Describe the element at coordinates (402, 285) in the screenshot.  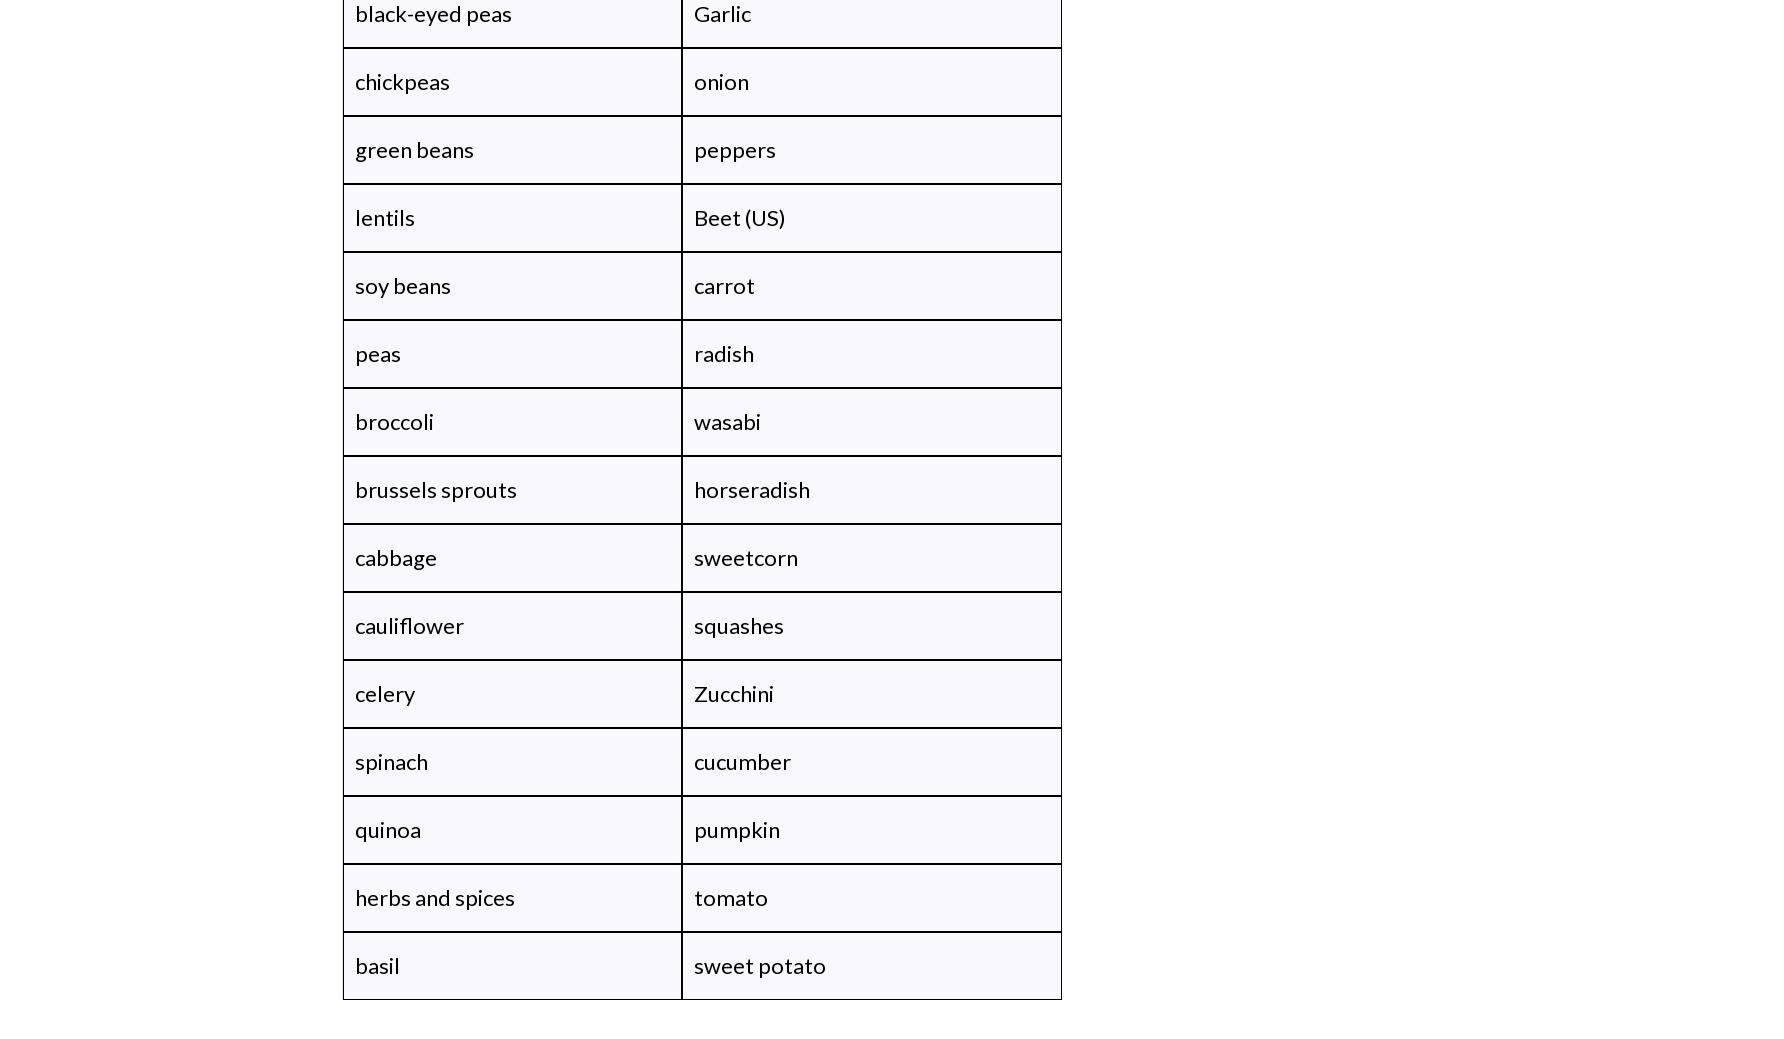
I see `'soy beans'` at that location.